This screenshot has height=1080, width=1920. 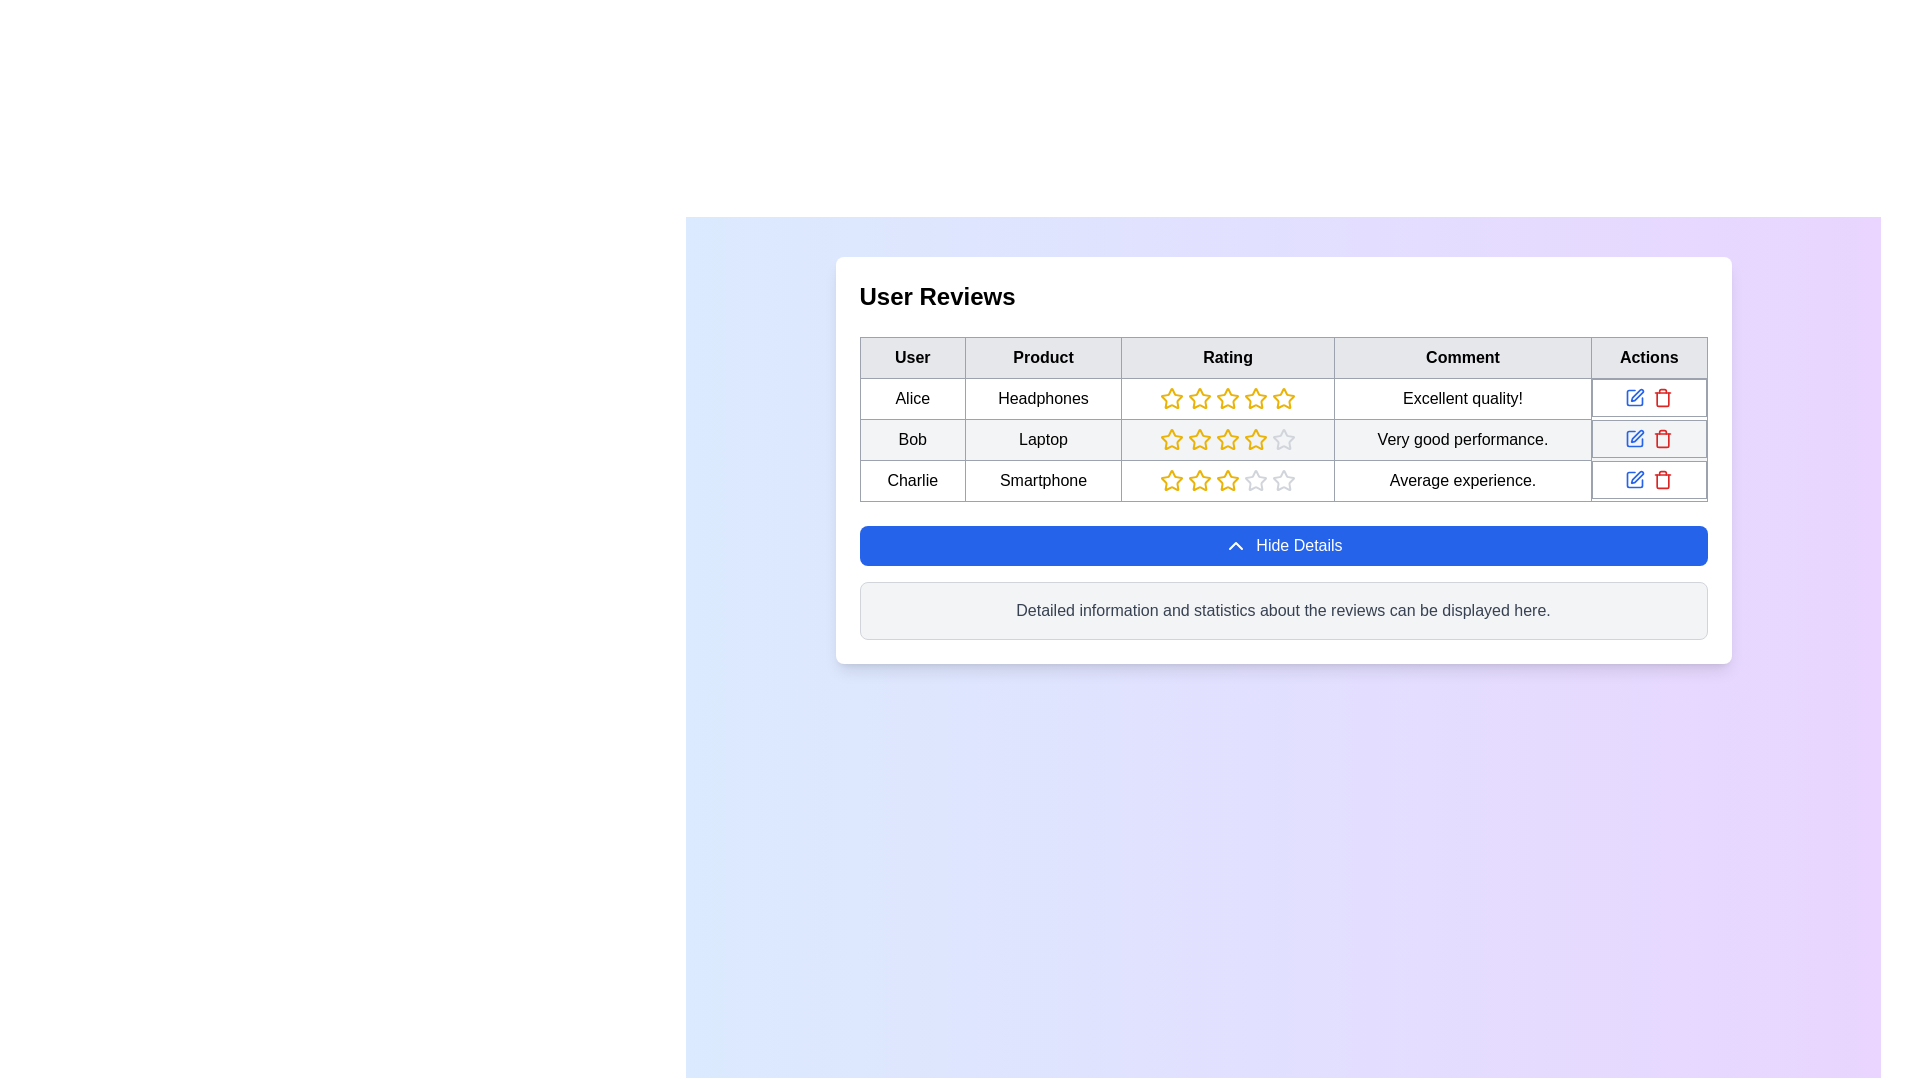 I want to click on the star icon with a yellow border and white center located in the 'Rating' column of the 'User Reviews' table for the user 'Bob' to rate it, so click(x=1227, y=438).